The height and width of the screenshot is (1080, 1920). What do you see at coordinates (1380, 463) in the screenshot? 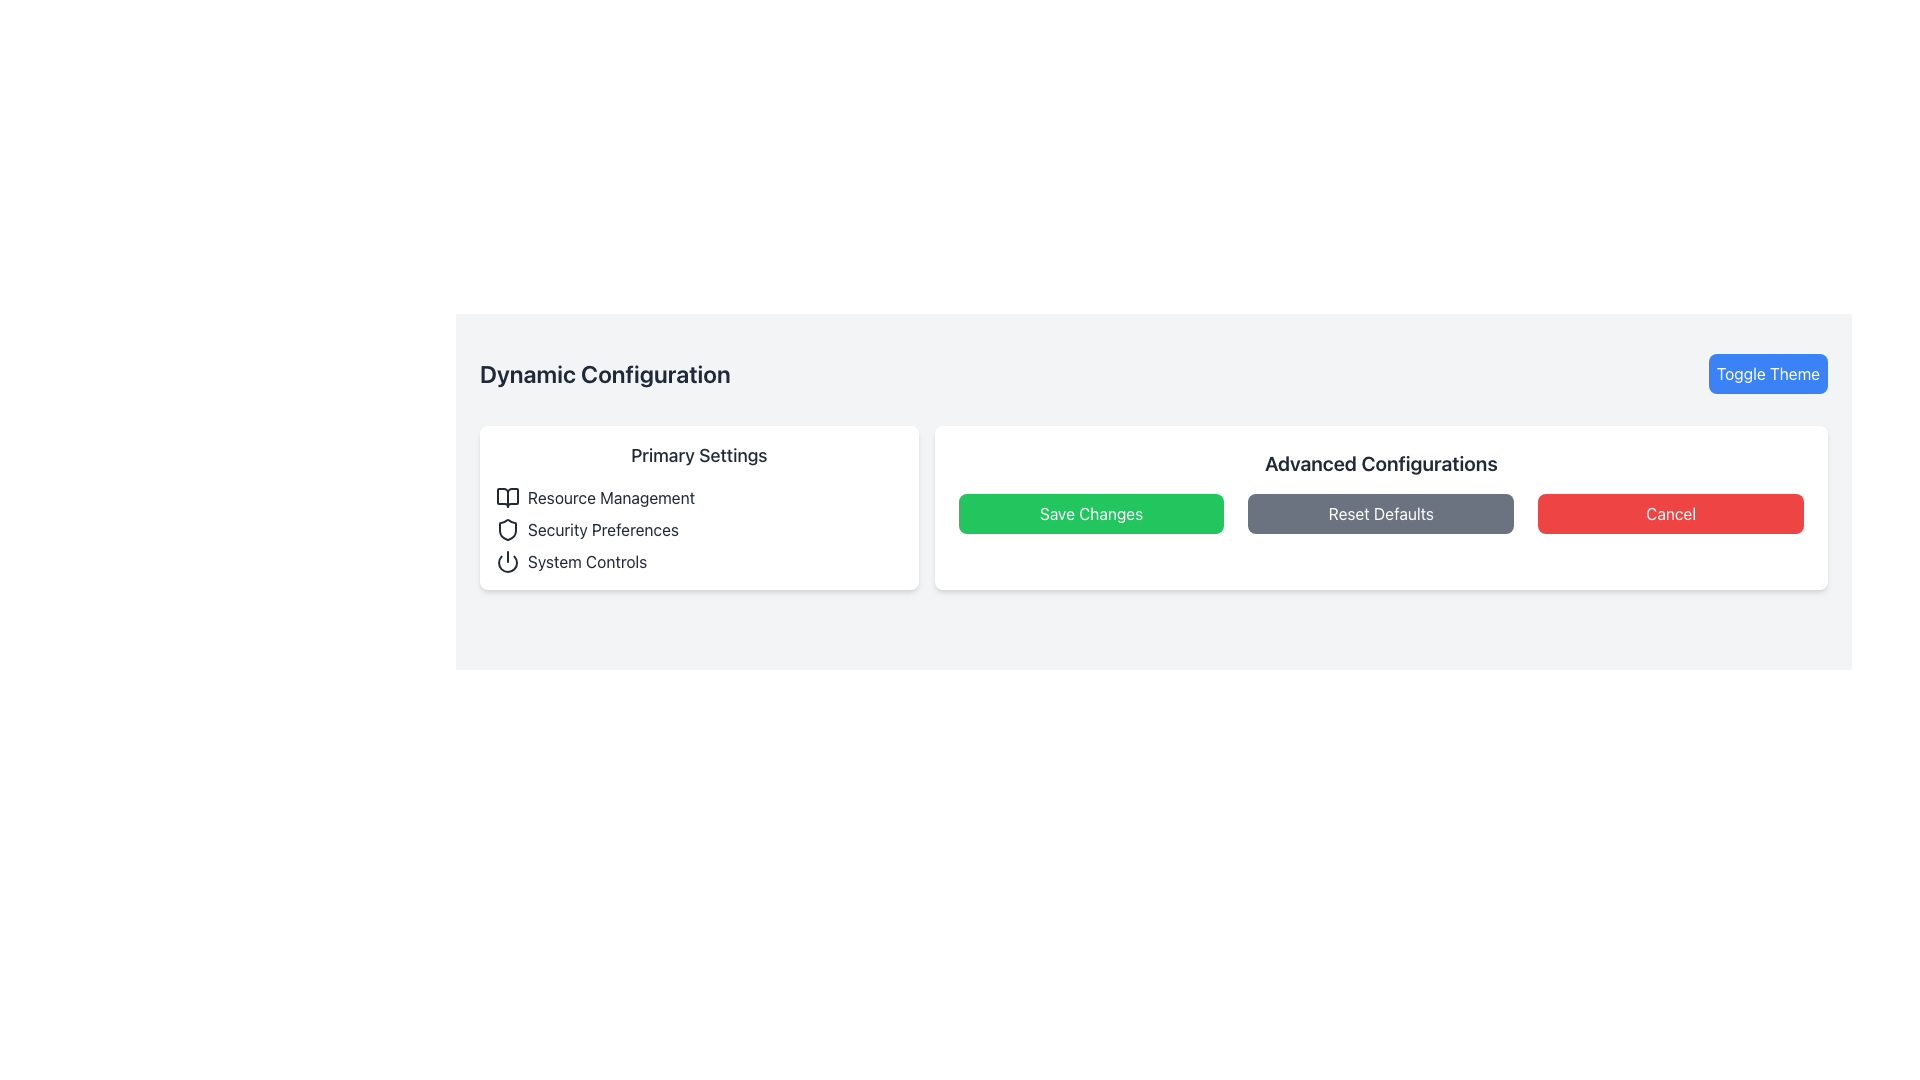
I see `the text label displaying 'Advanced Configurations', which serves as a header for the section above the interactive buttons` at bounding box center [1380, 463].